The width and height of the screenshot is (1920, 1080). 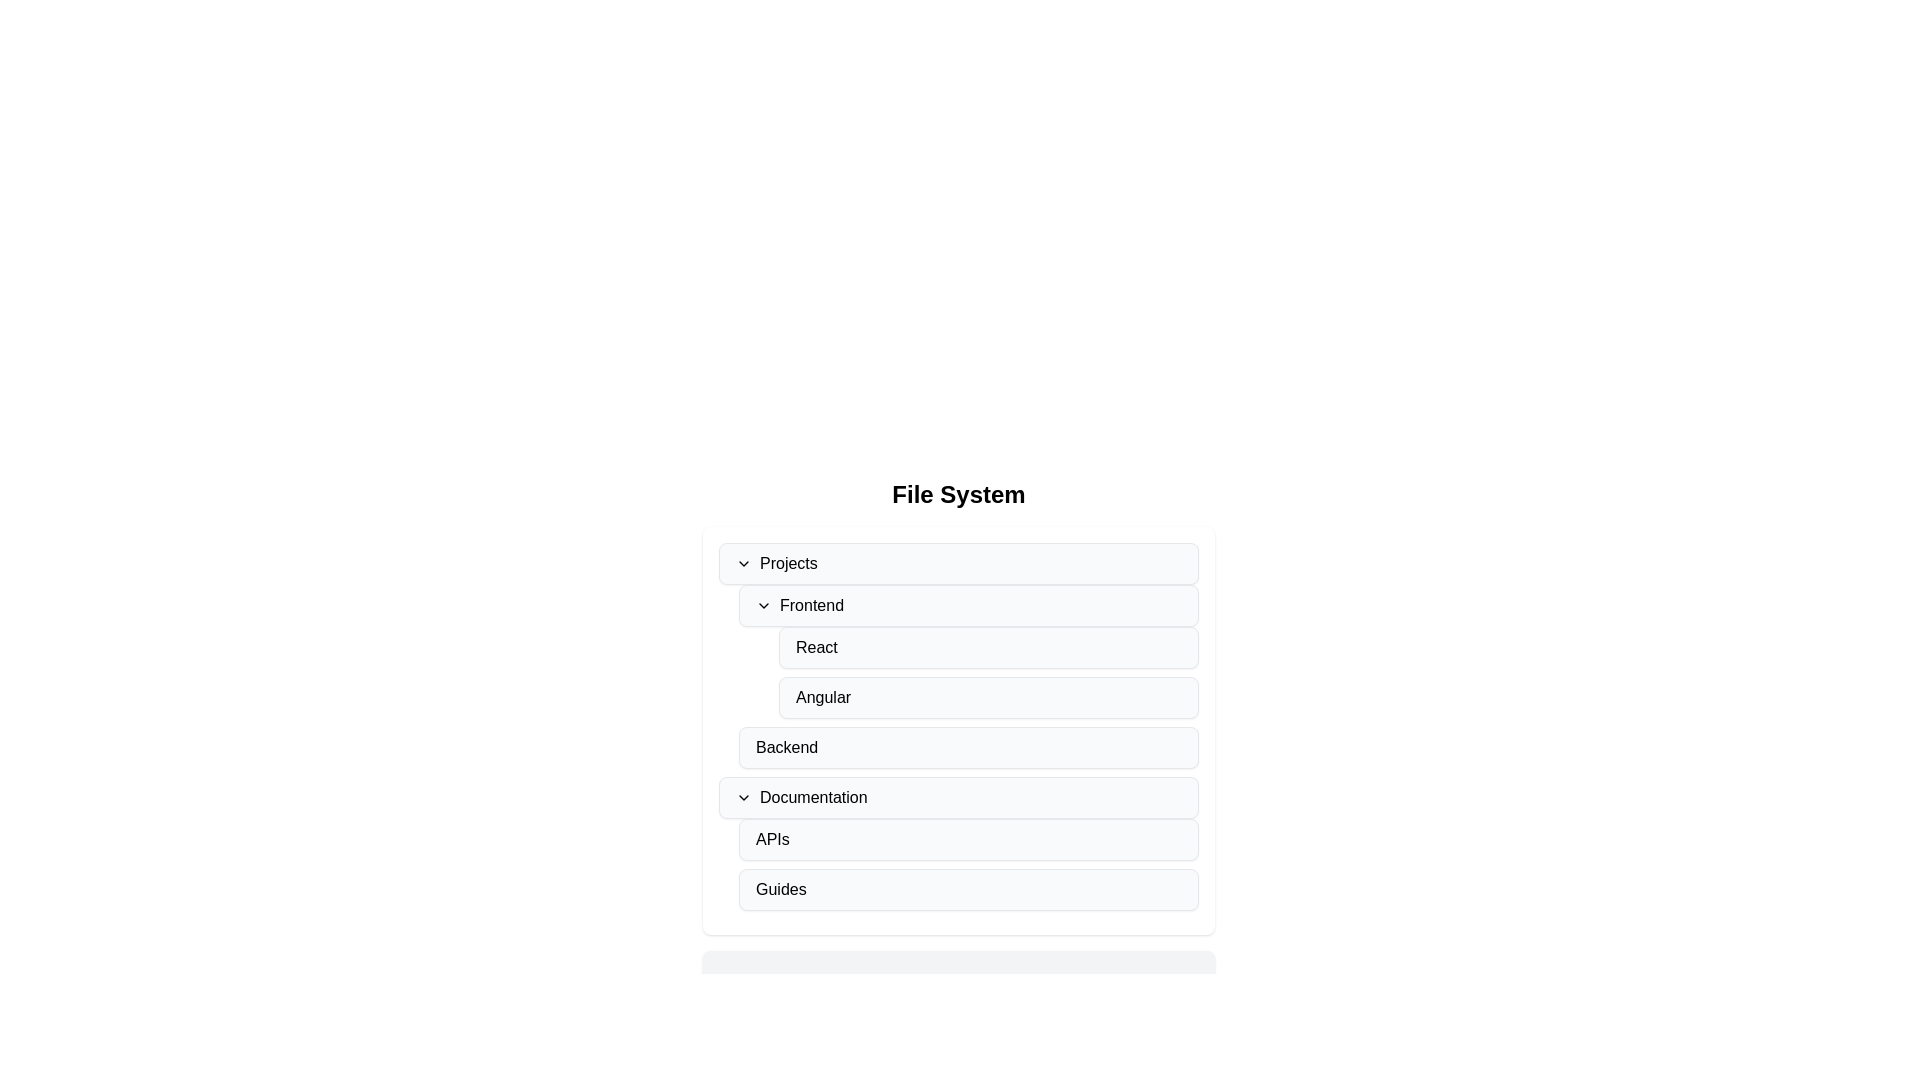 What do you see at coordinates (801, 797) in the screenshot?
I see `the 'Documentation' text label with an associated interactive icon` at bounding box center [801, 797].